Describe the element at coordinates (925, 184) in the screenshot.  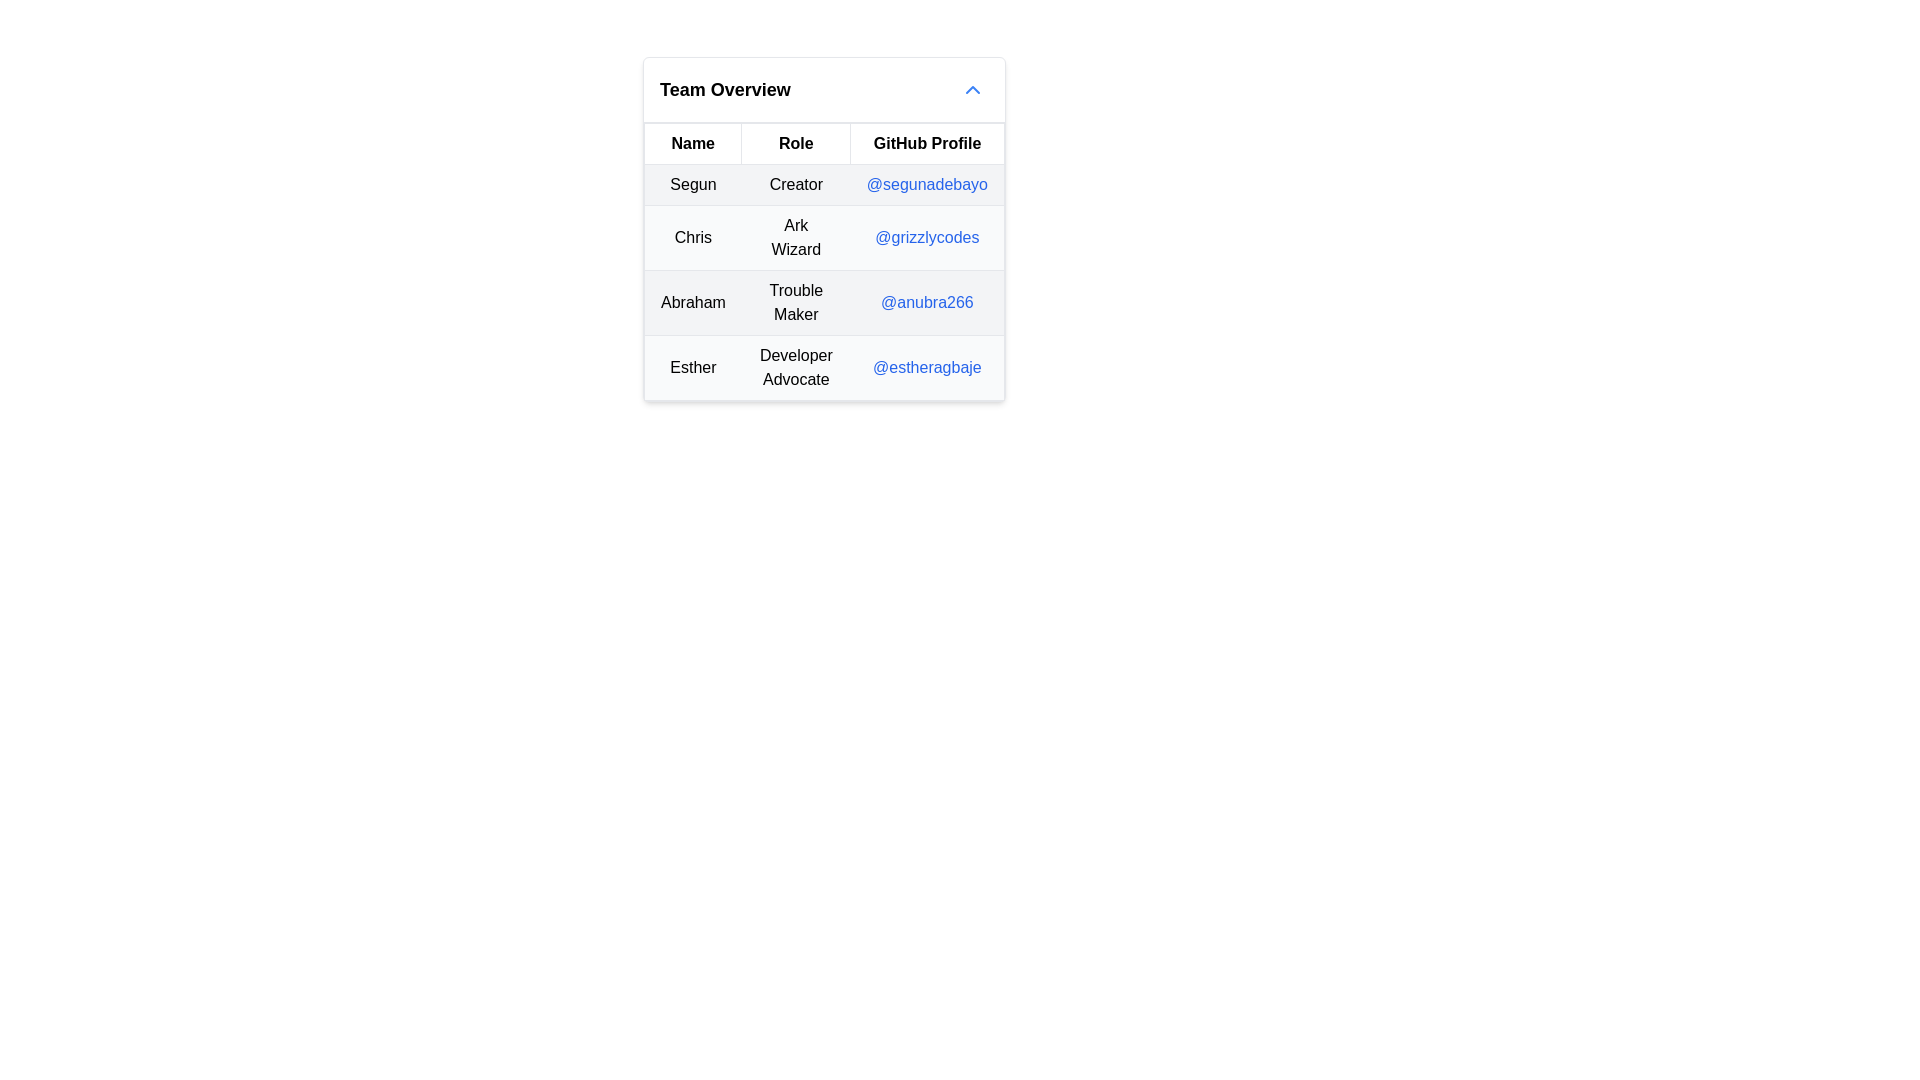
I see `the hyperlink` at that location.